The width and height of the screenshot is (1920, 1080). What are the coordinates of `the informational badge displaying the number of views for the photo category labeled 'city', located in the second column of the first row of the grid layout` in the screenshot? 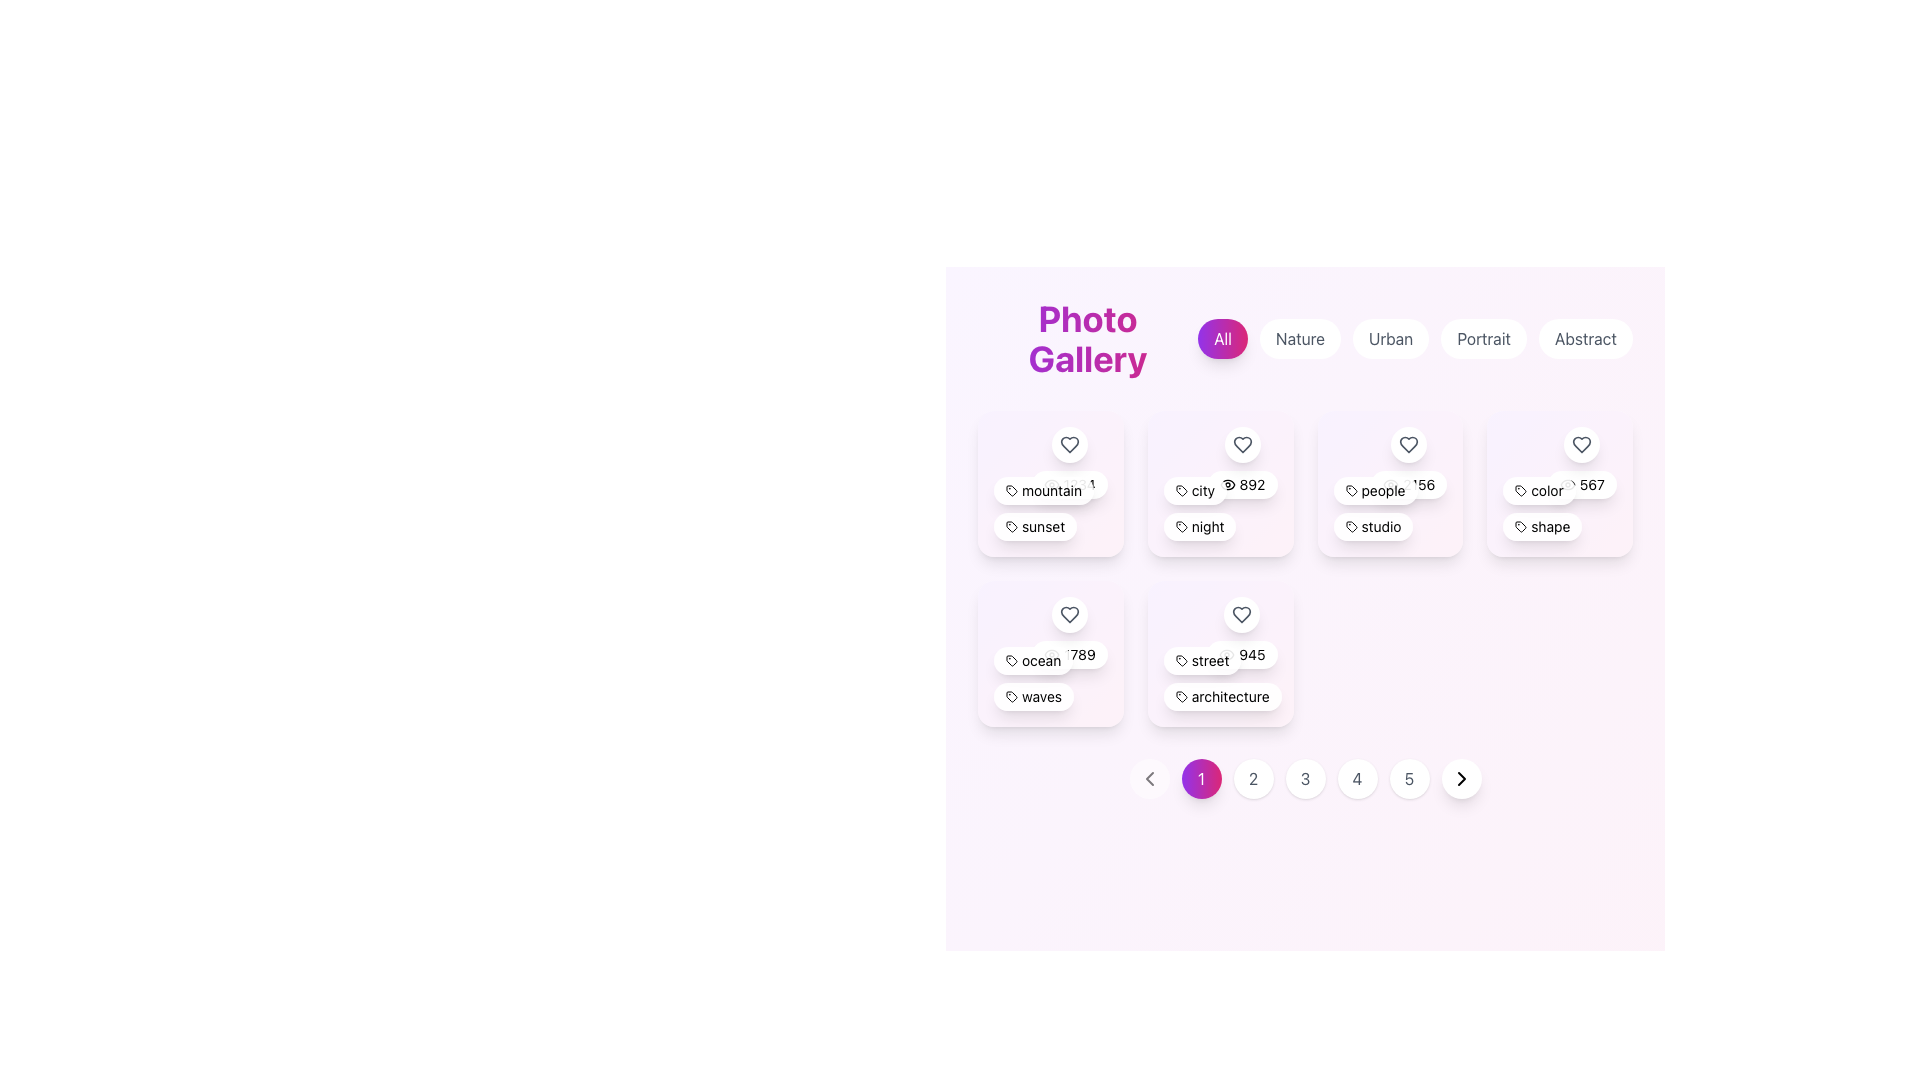 It's located at (1241, 485).